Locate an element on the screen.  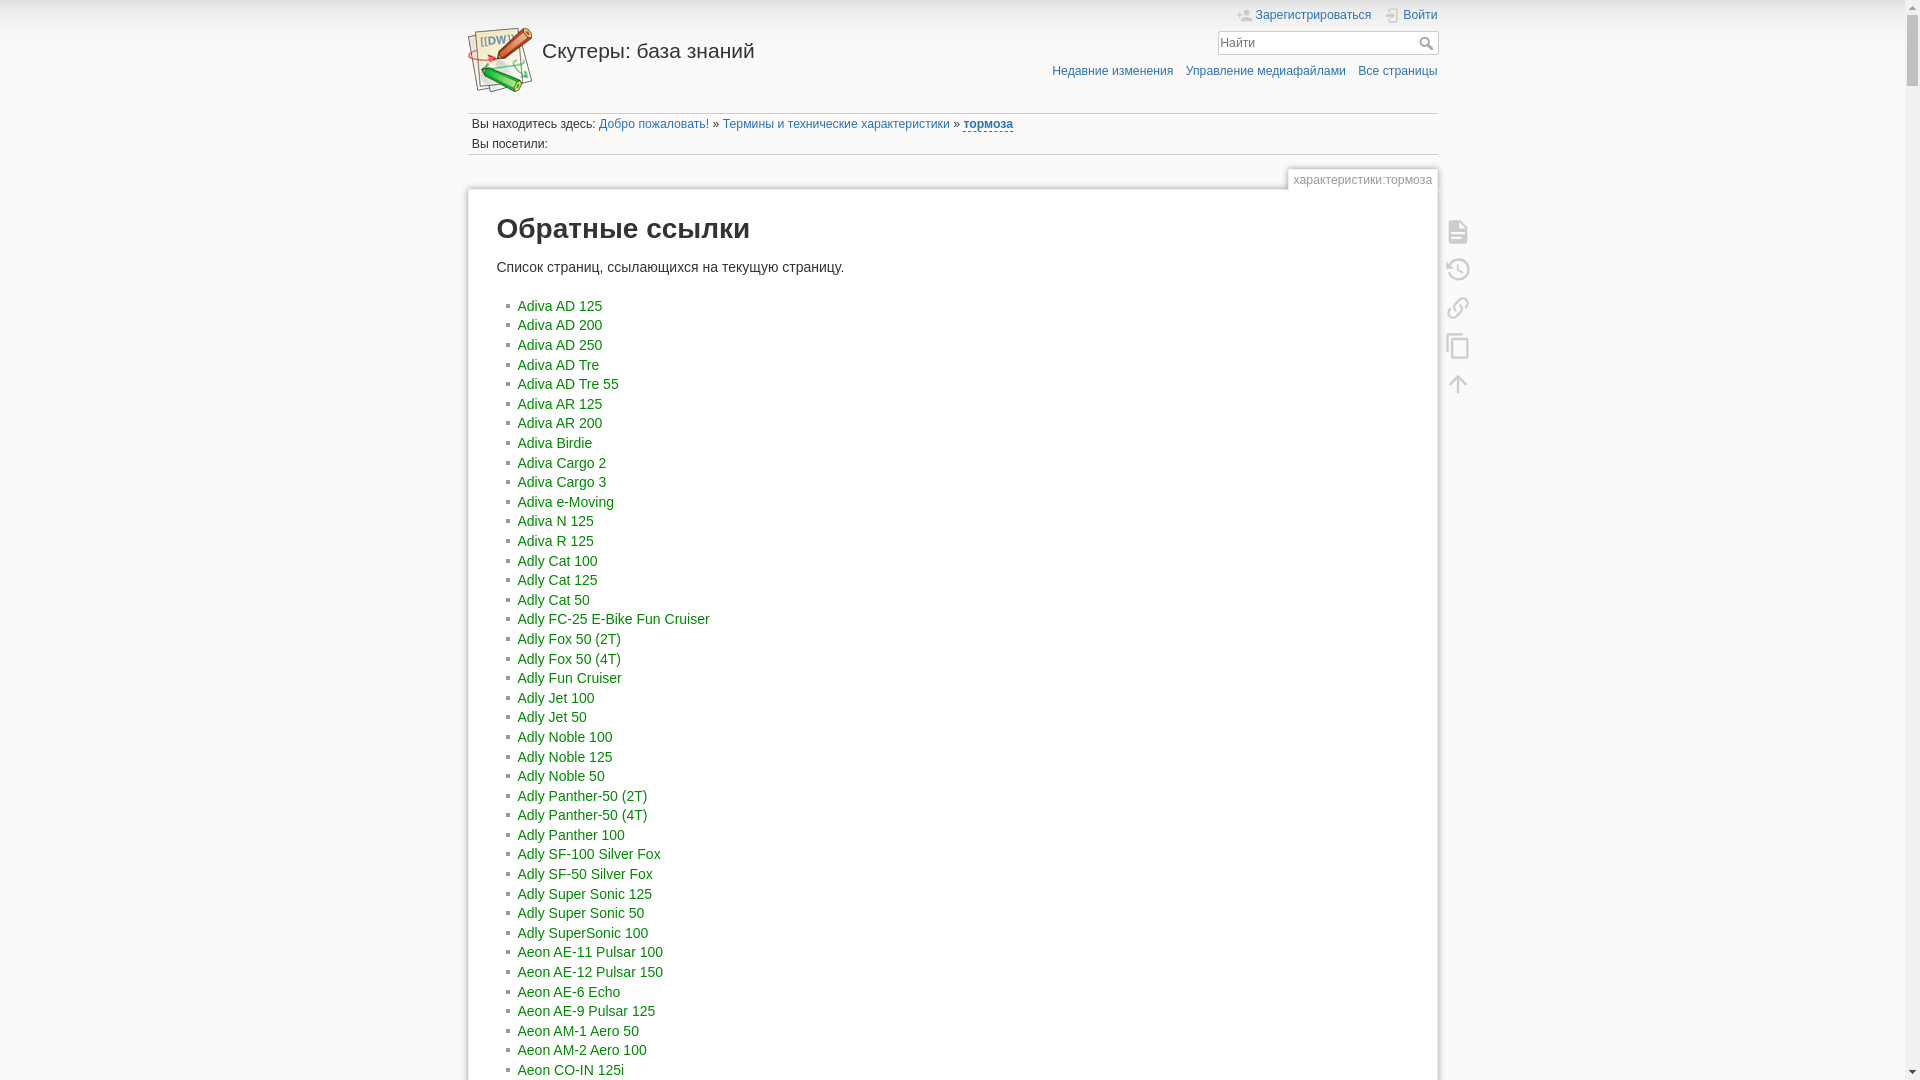
'Adly Panther-50 (2T)' is located at coordinates (518, 794).